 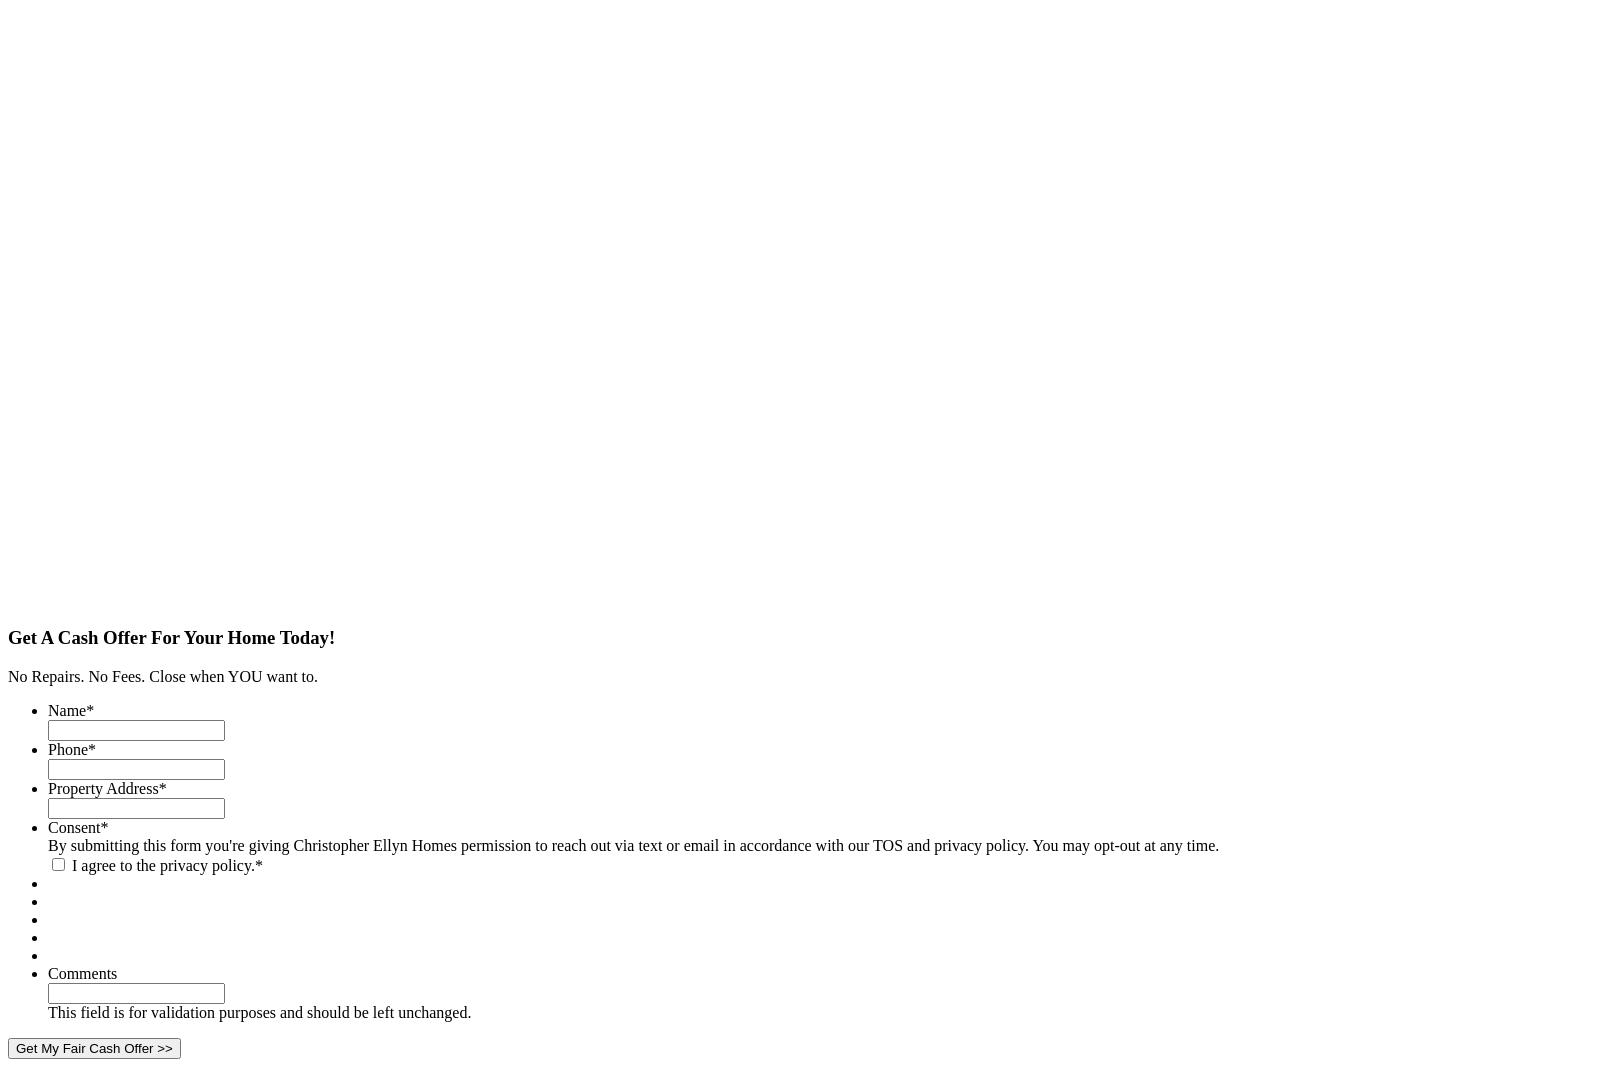 What do you see at coordinates (633, 844) in the screenshot?
I see `'By submitting this form you're giving Christopher Ellyn Homes permission to reach out via text or email in accordance with our TOS and privacy policy. You may opt-out at any time.'` at bounding box center [633, 844].